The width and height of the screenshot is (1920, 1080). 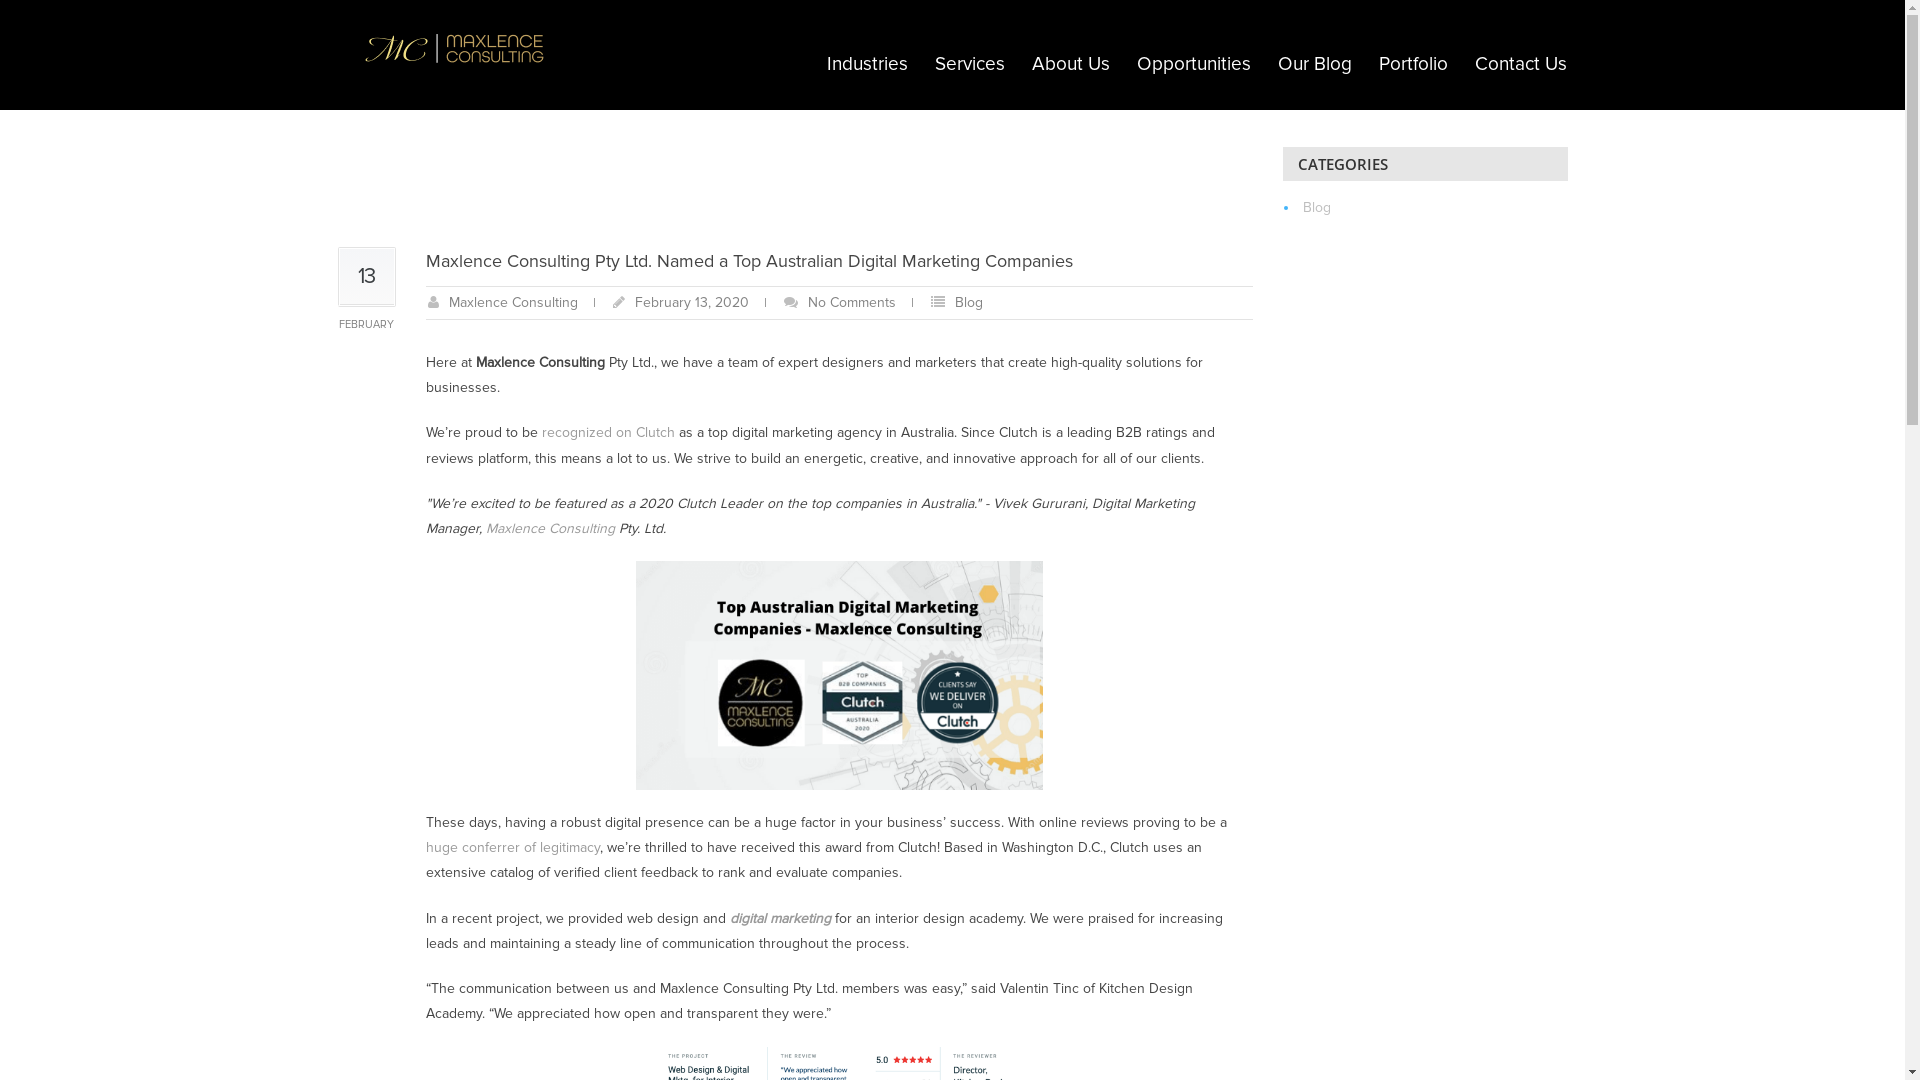 What do you see at coordinates (550, 527) in the screenshot?
I see `'Maxlence Consulting'` at bounding box center [550, 527].